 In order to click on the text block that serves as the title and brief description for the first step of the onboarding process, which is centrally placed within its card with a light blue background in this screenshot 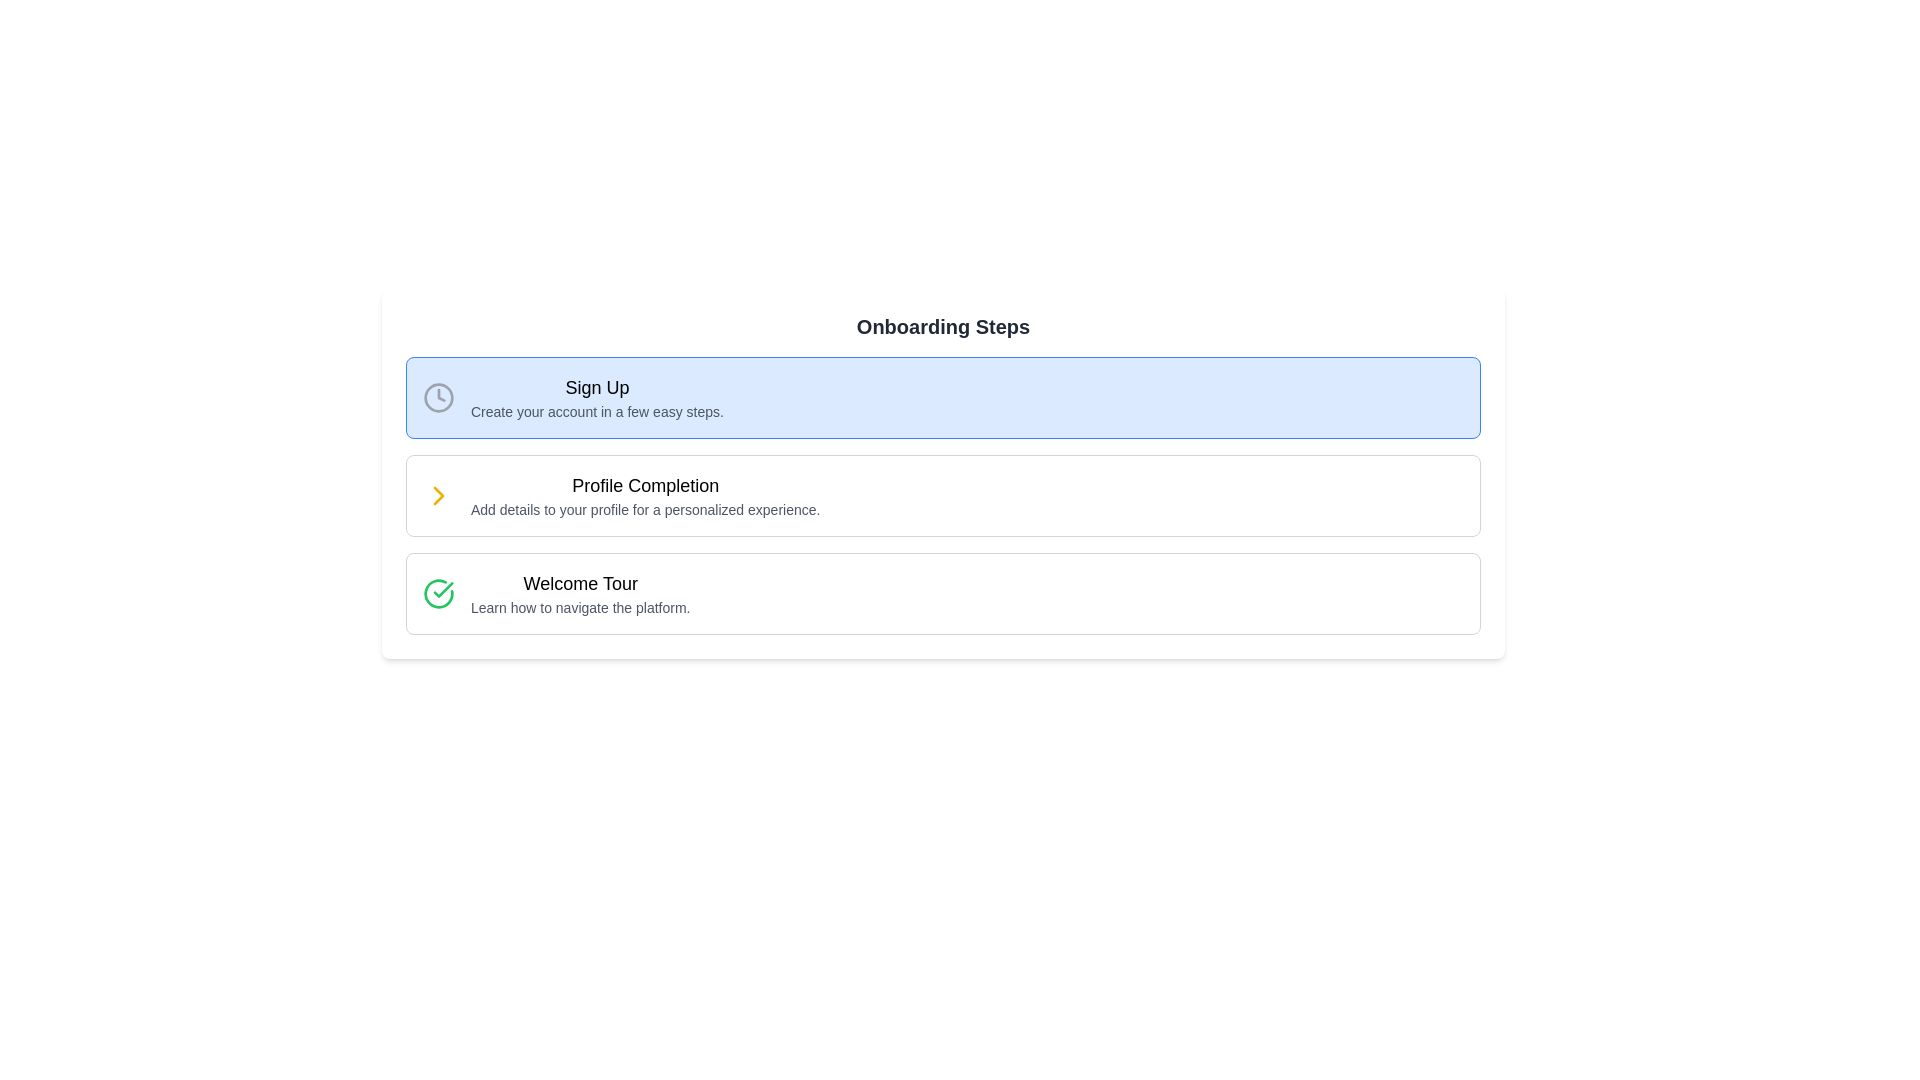, I will do `click(596, 397)`.